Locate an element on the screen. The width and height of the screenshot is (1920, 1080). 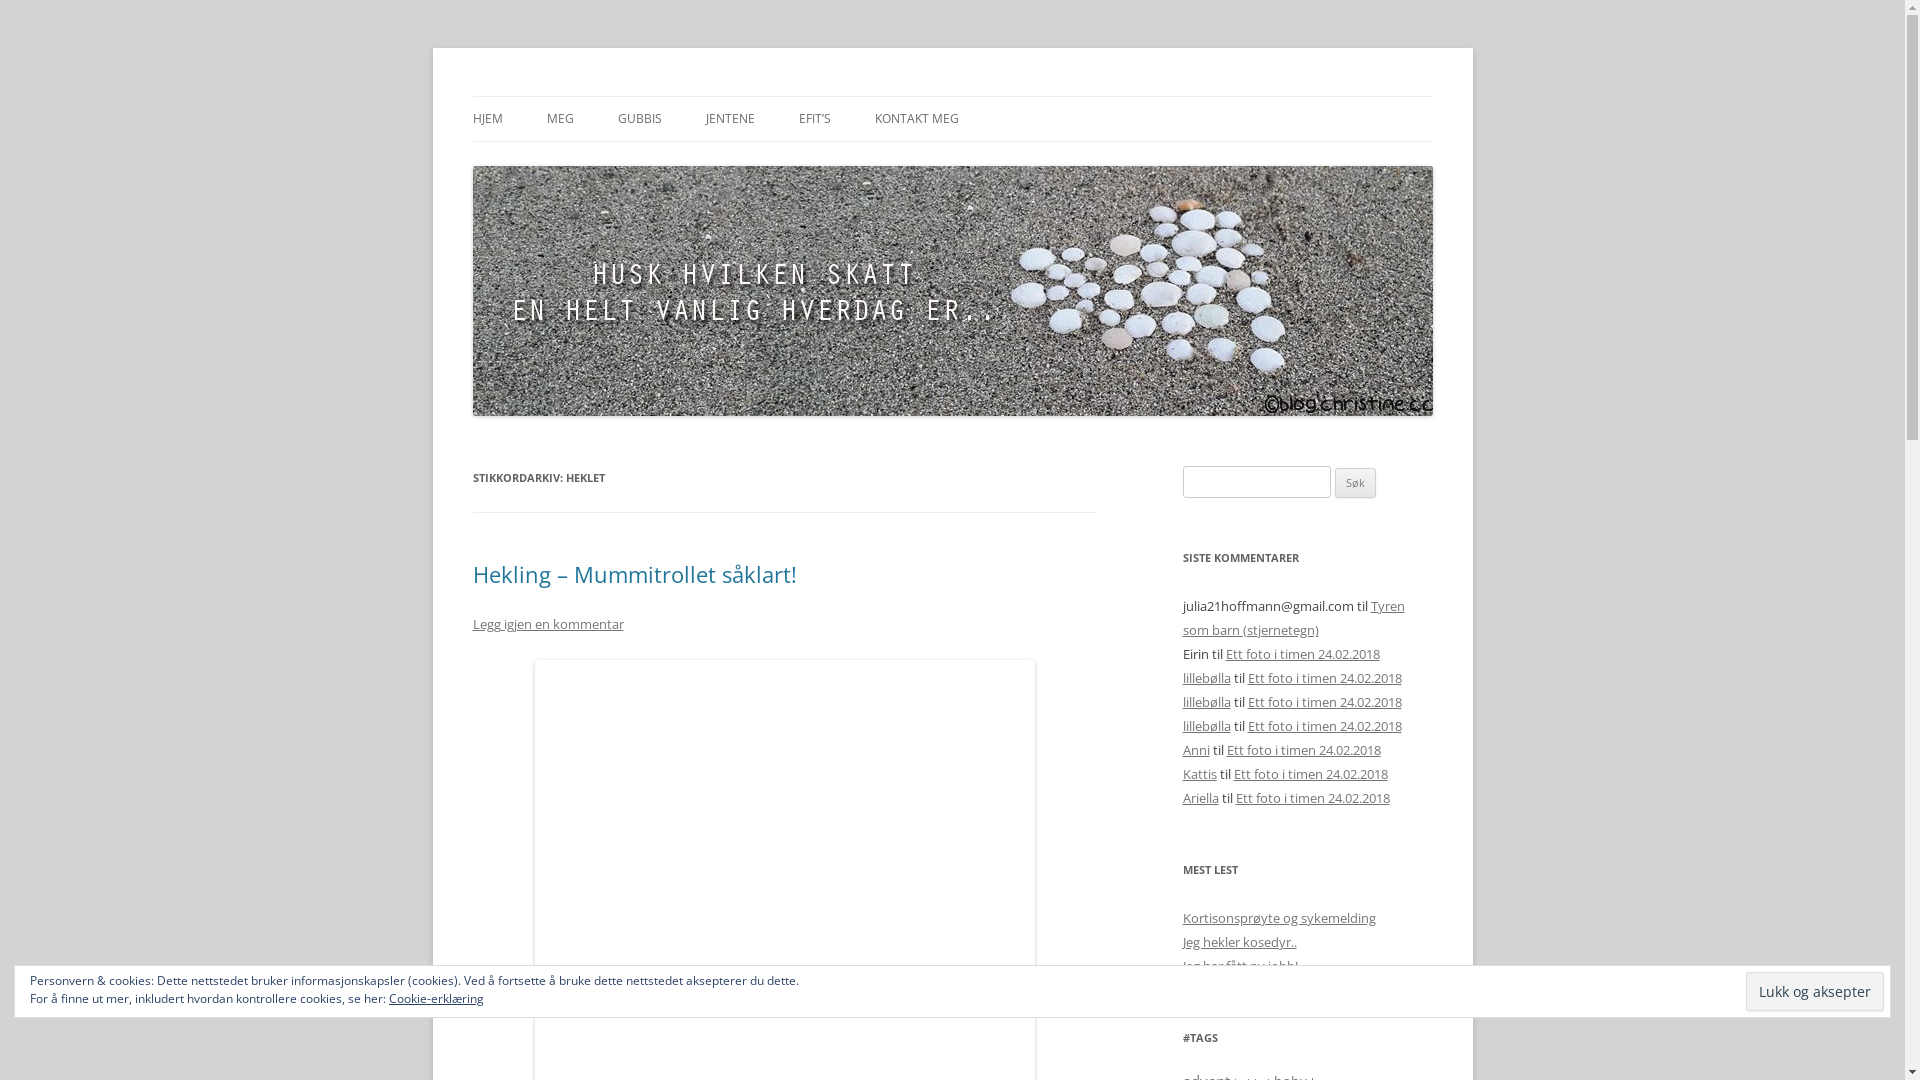
'HJEM' is located at coordinates (486, 119).